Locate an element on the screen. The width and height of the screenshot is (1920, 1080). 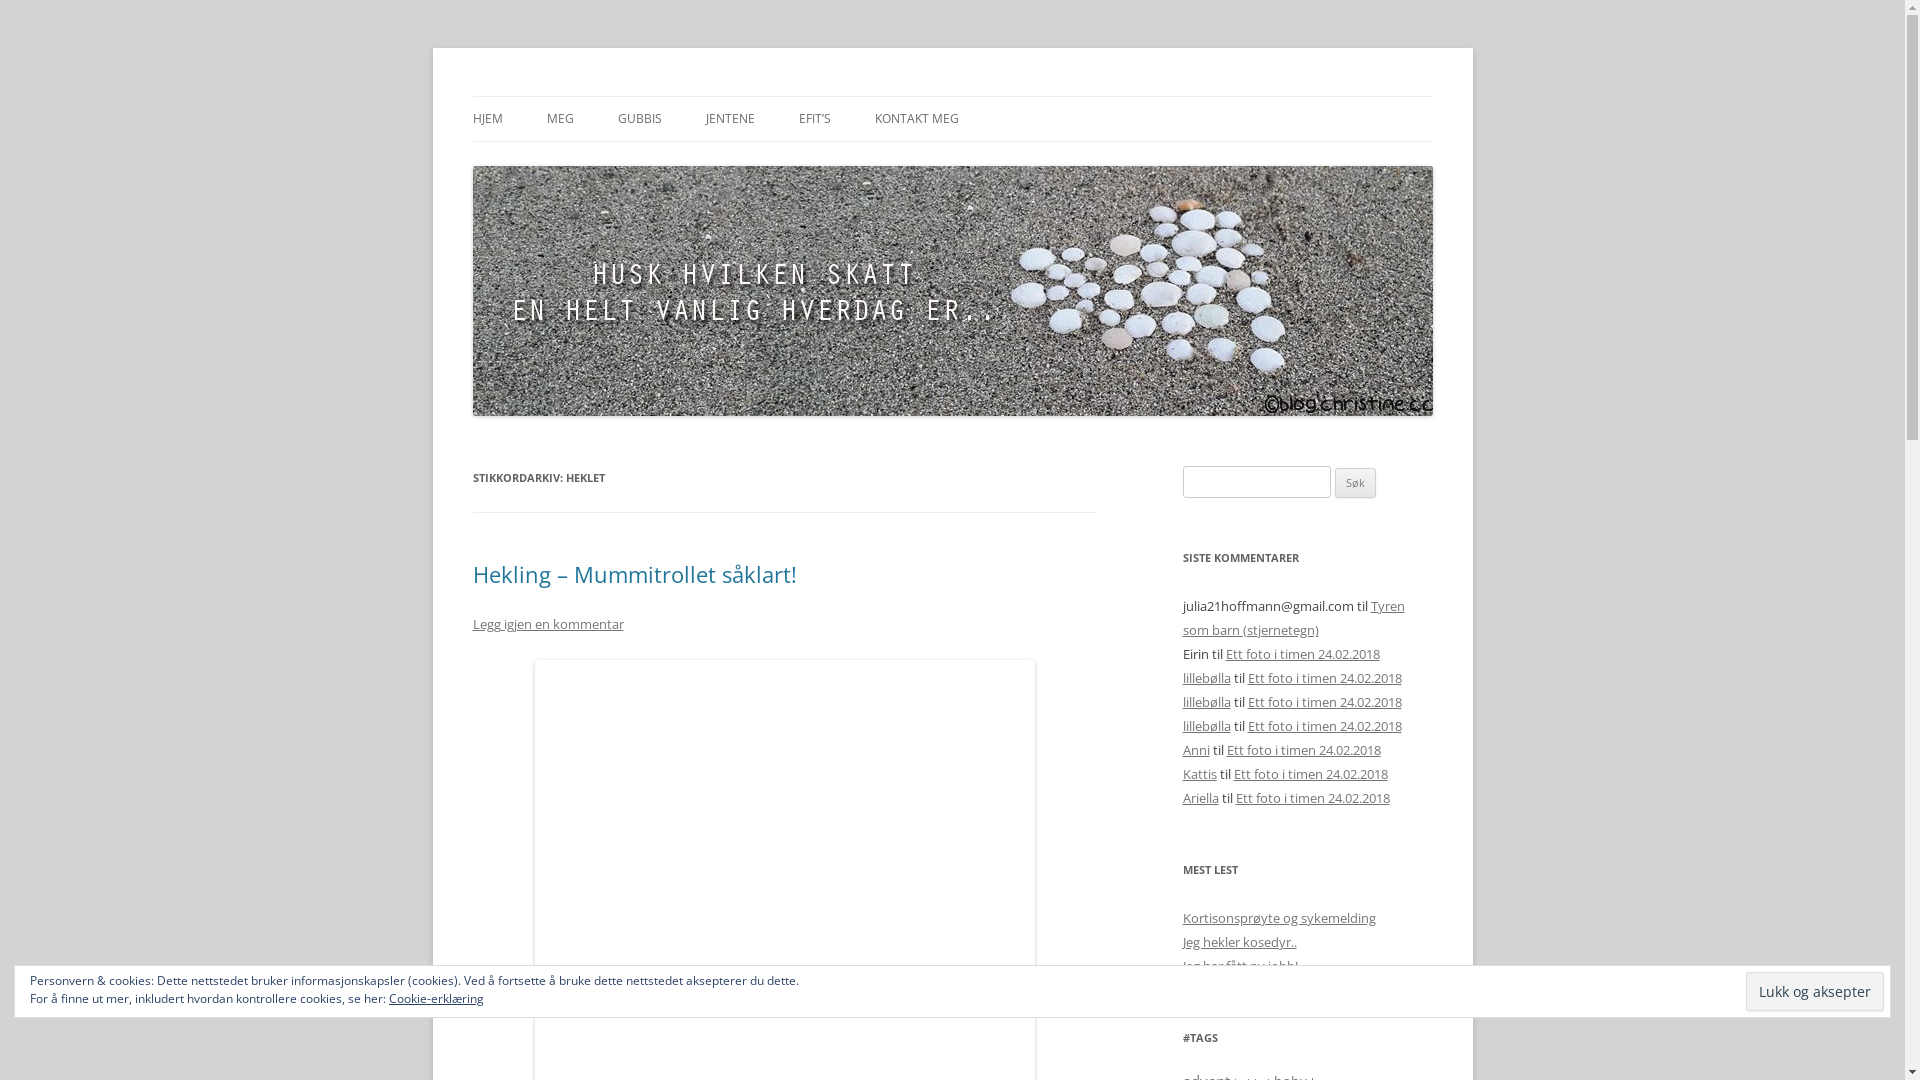
'HJEM' is located at coordinates (486, 119).